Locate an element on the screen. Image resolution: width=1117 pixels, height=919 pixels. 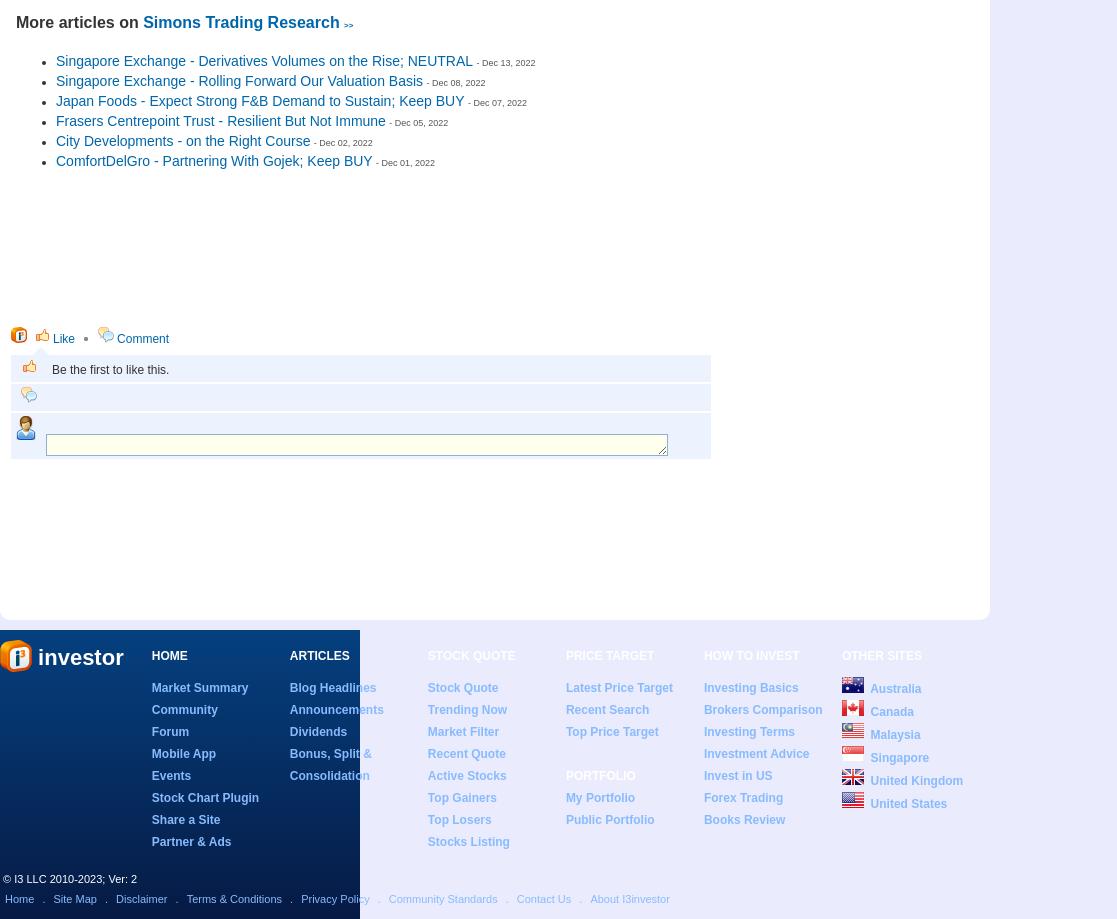
'- Dec 13, 2022' is located at coordinates (505, 62).